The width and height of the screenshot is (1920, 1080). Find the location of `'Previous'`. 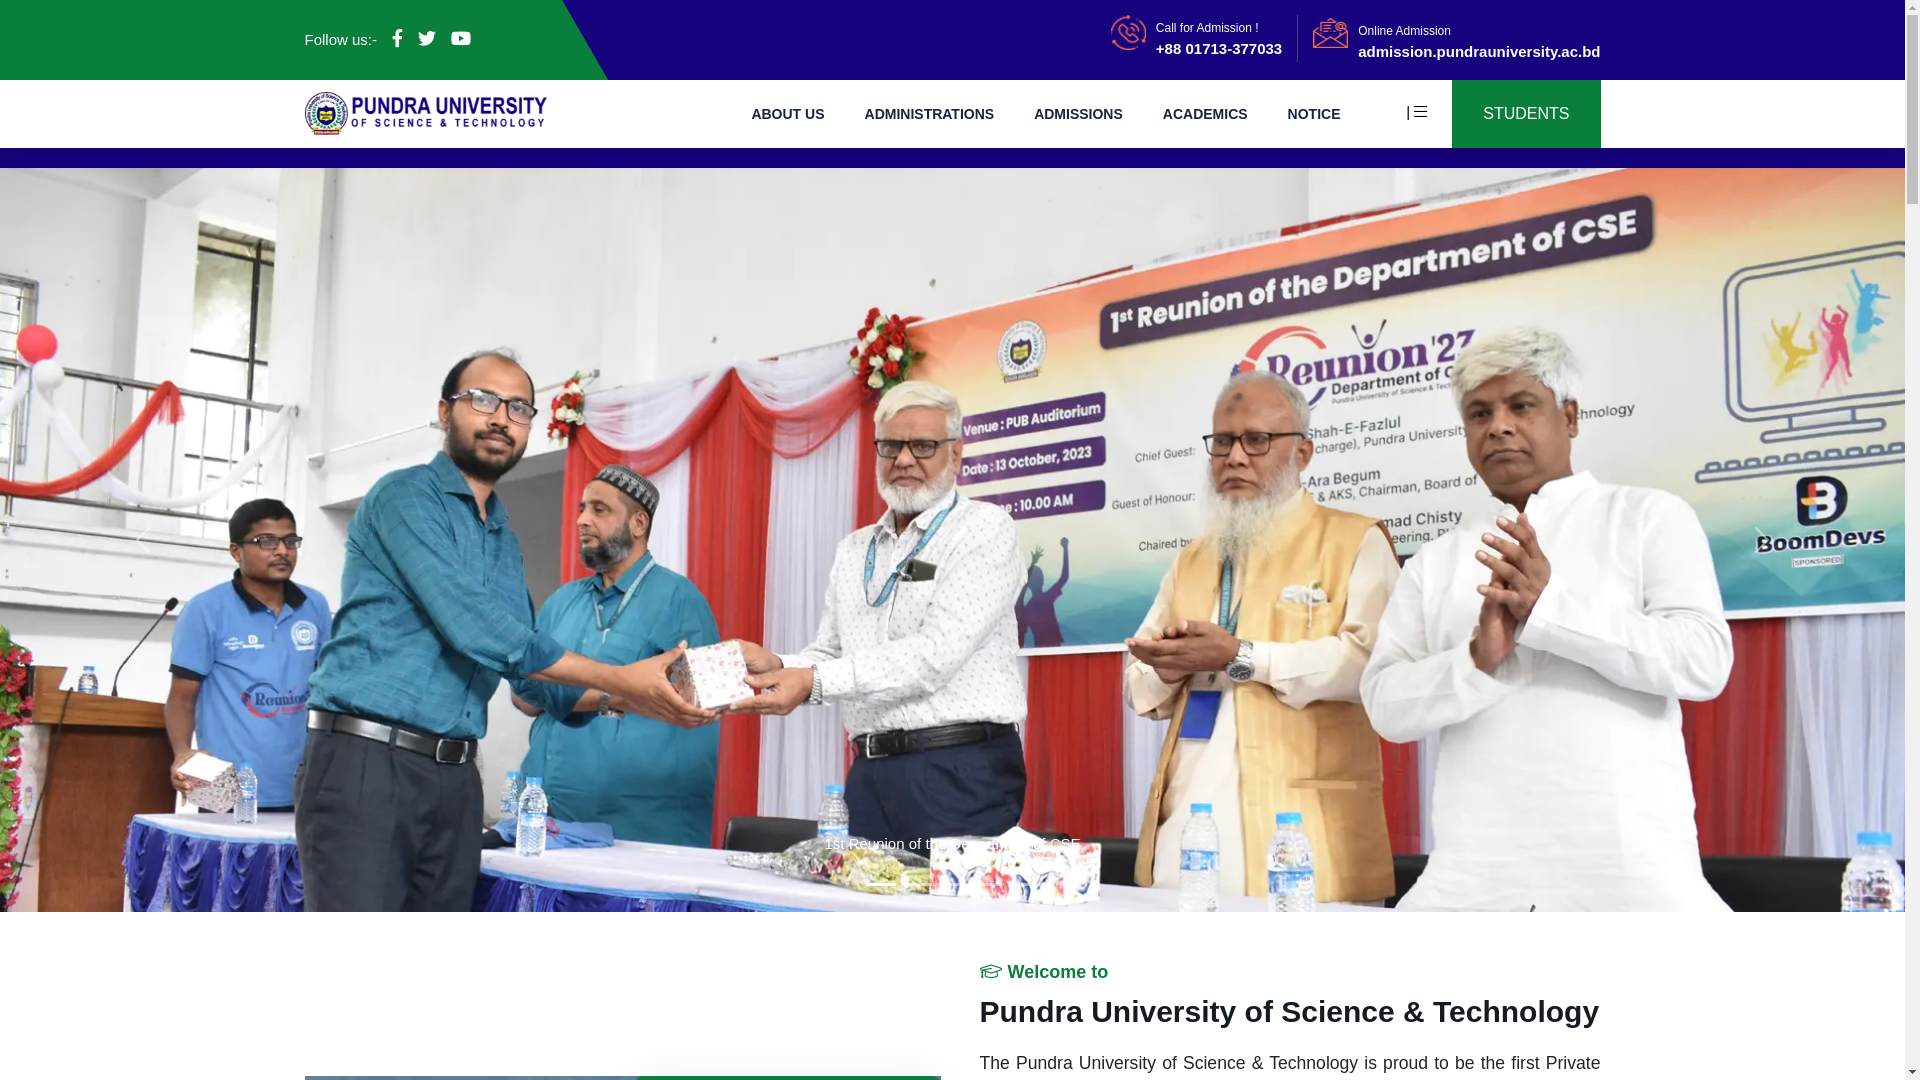

'Previous' is located at coordinates (0, 540).